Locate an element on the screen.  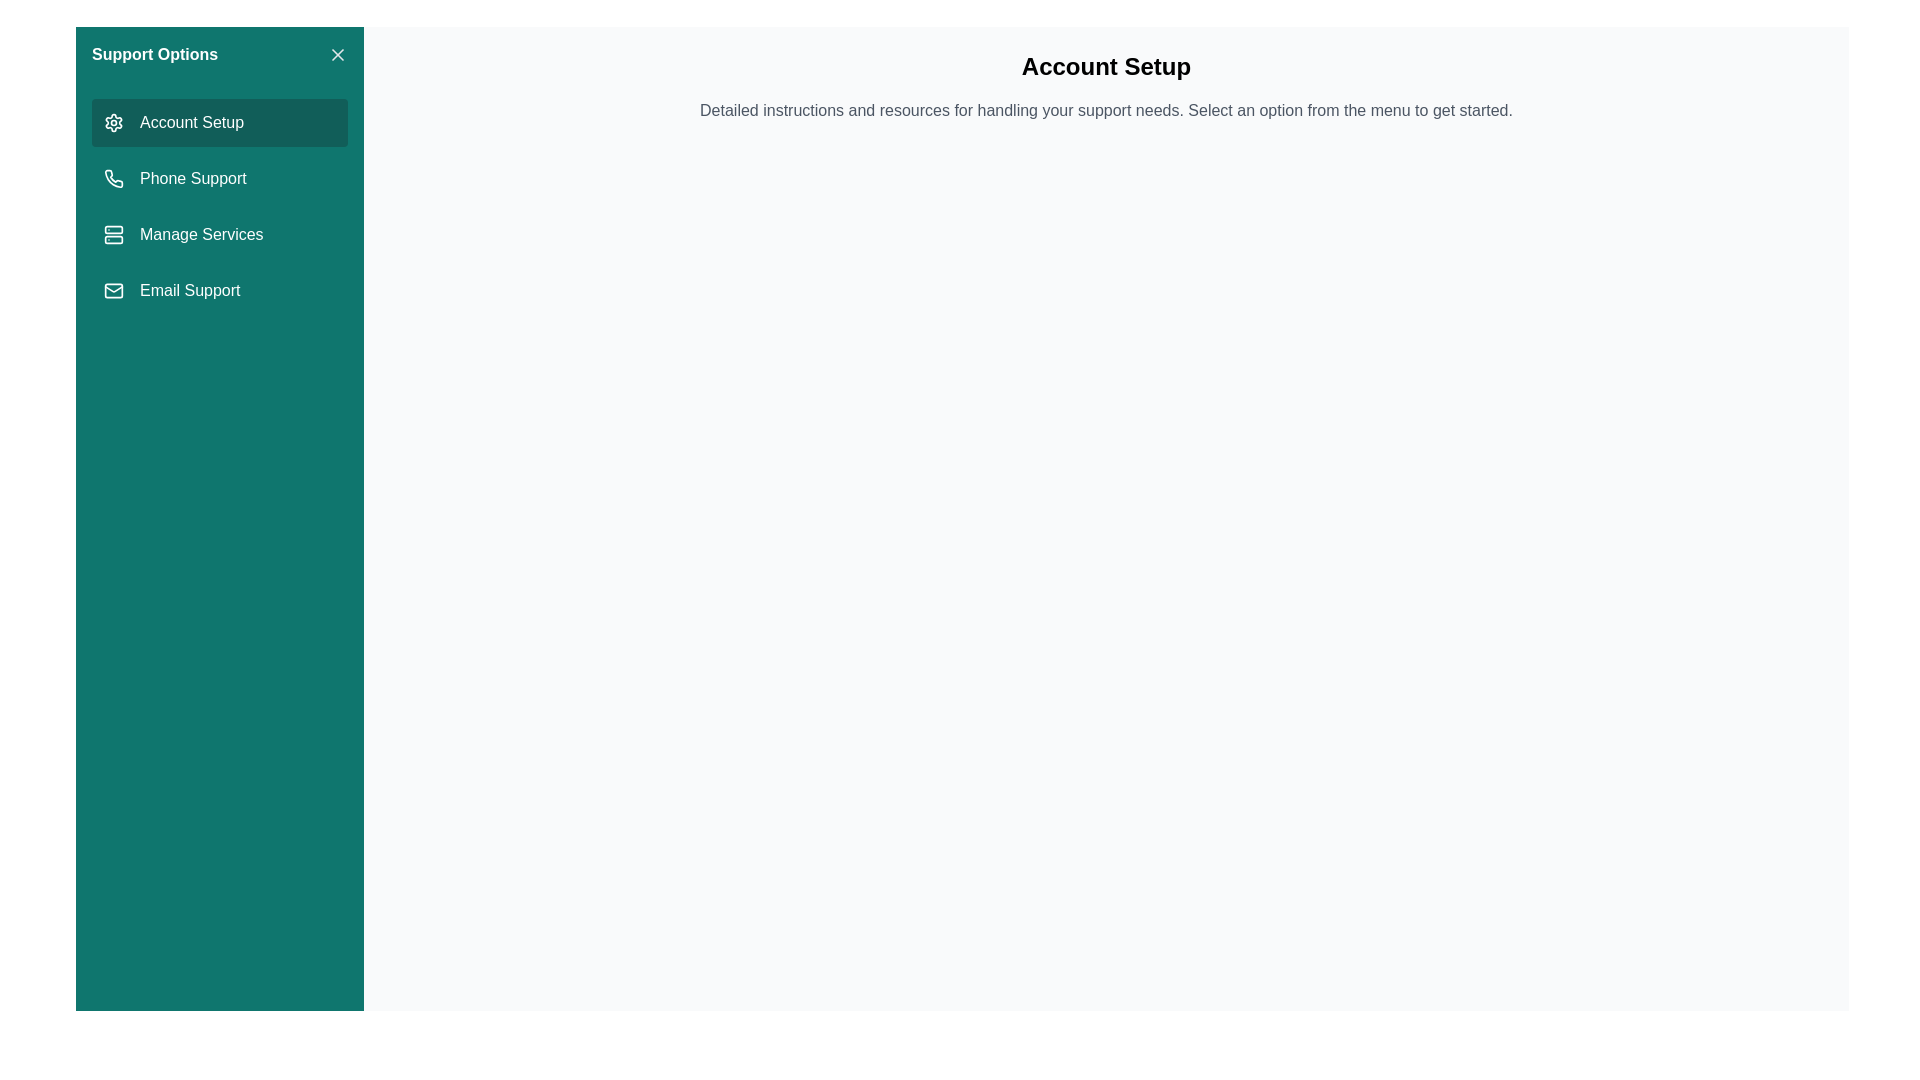
the Close icon located in the top-right area of the left sidebar, adjacent to the label text 'Support Options' is located at coordinates (337, 53).